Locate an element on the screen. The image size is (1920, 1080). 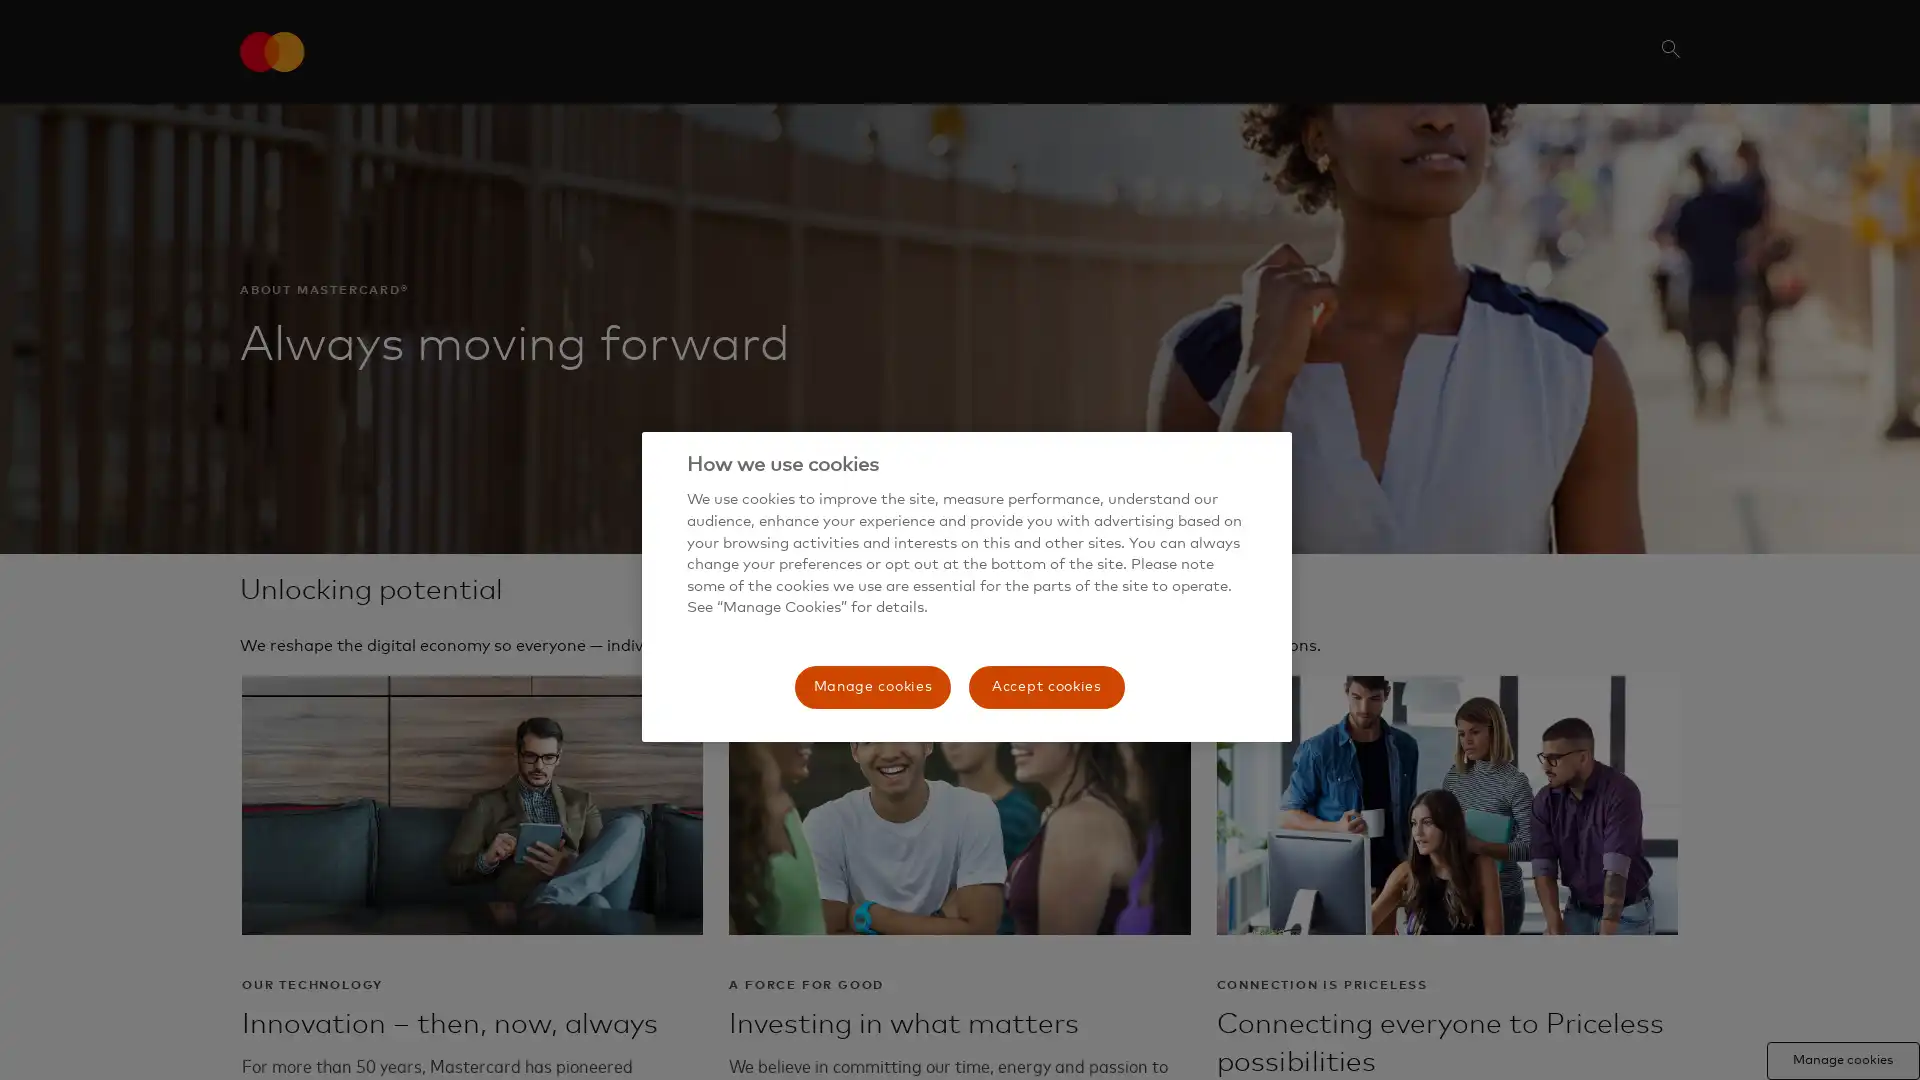
Manage cookies is located at coordinates (873, 685).